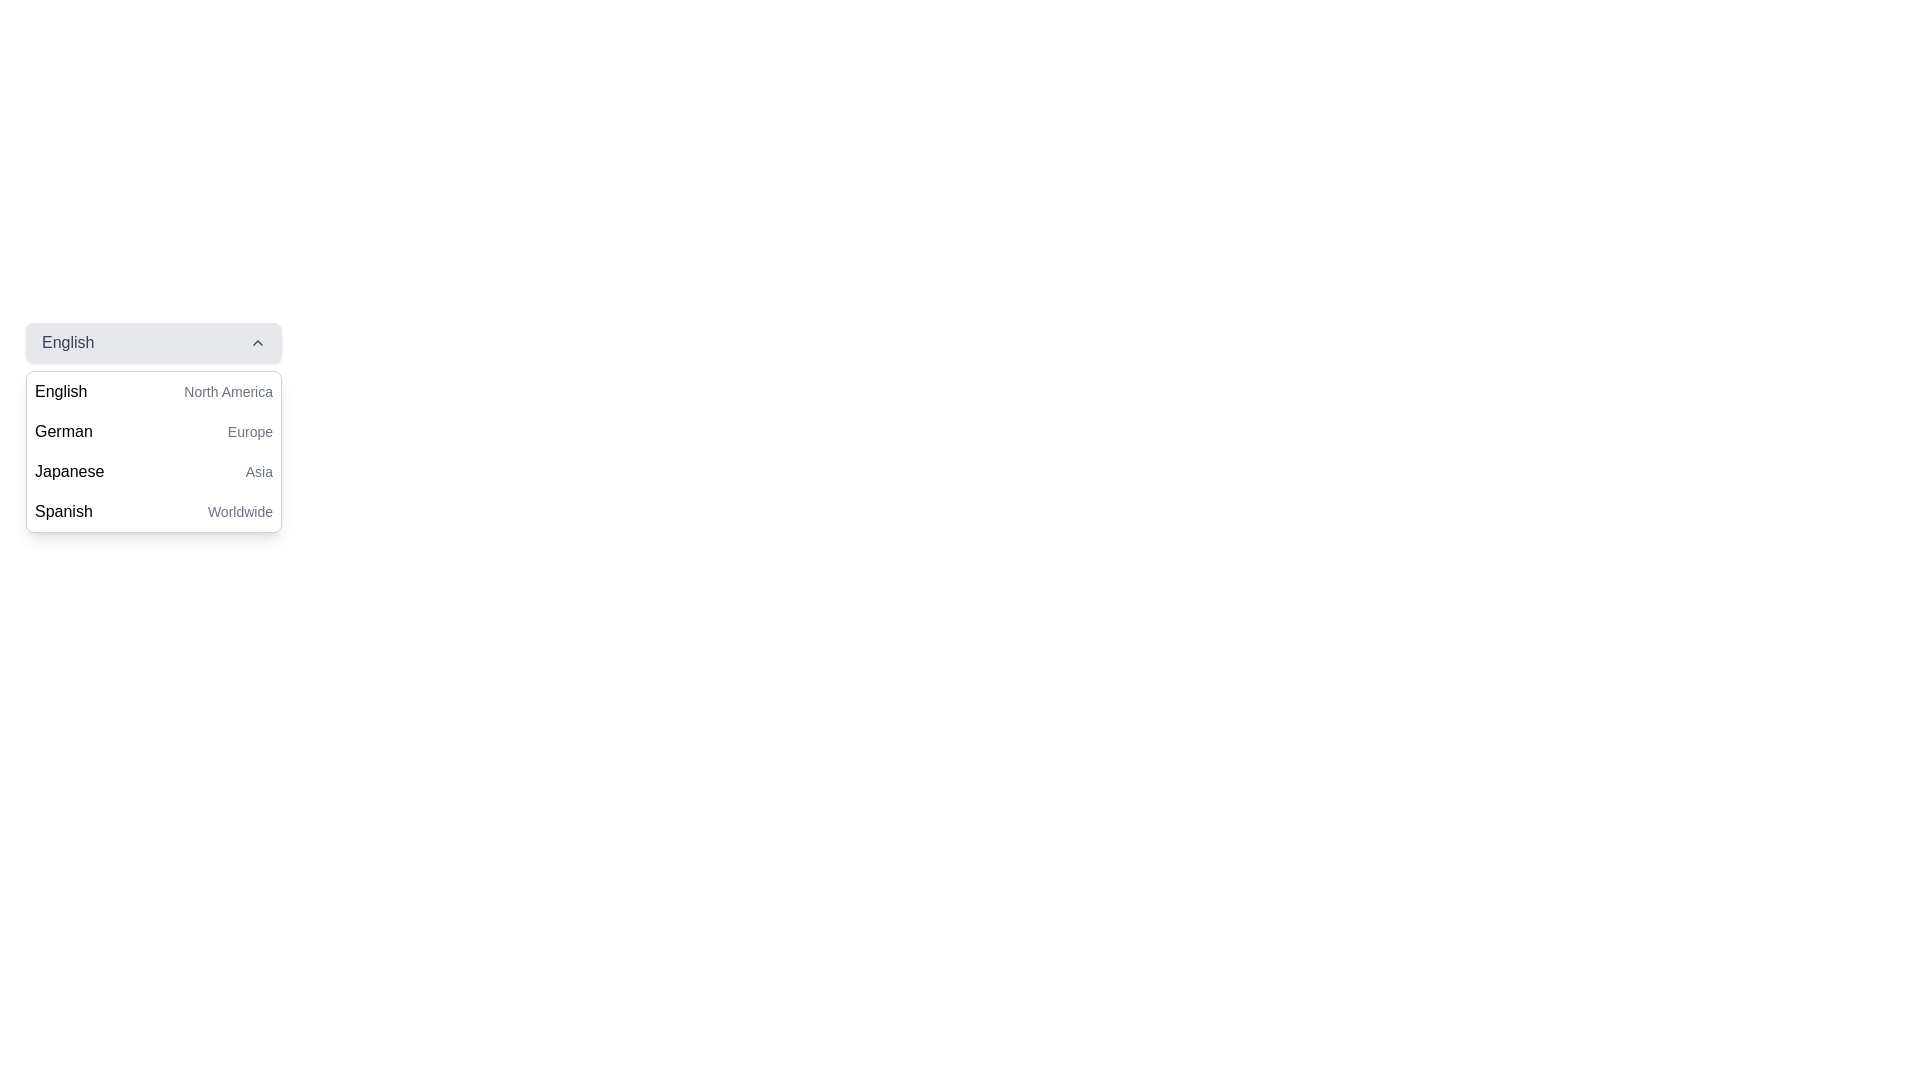 This screenshot has height=1080, width=1920. I want to click on the 'Japanese' option in the dropdown menu which is the third option listed below 'English' and 'German', so click(152, 471).